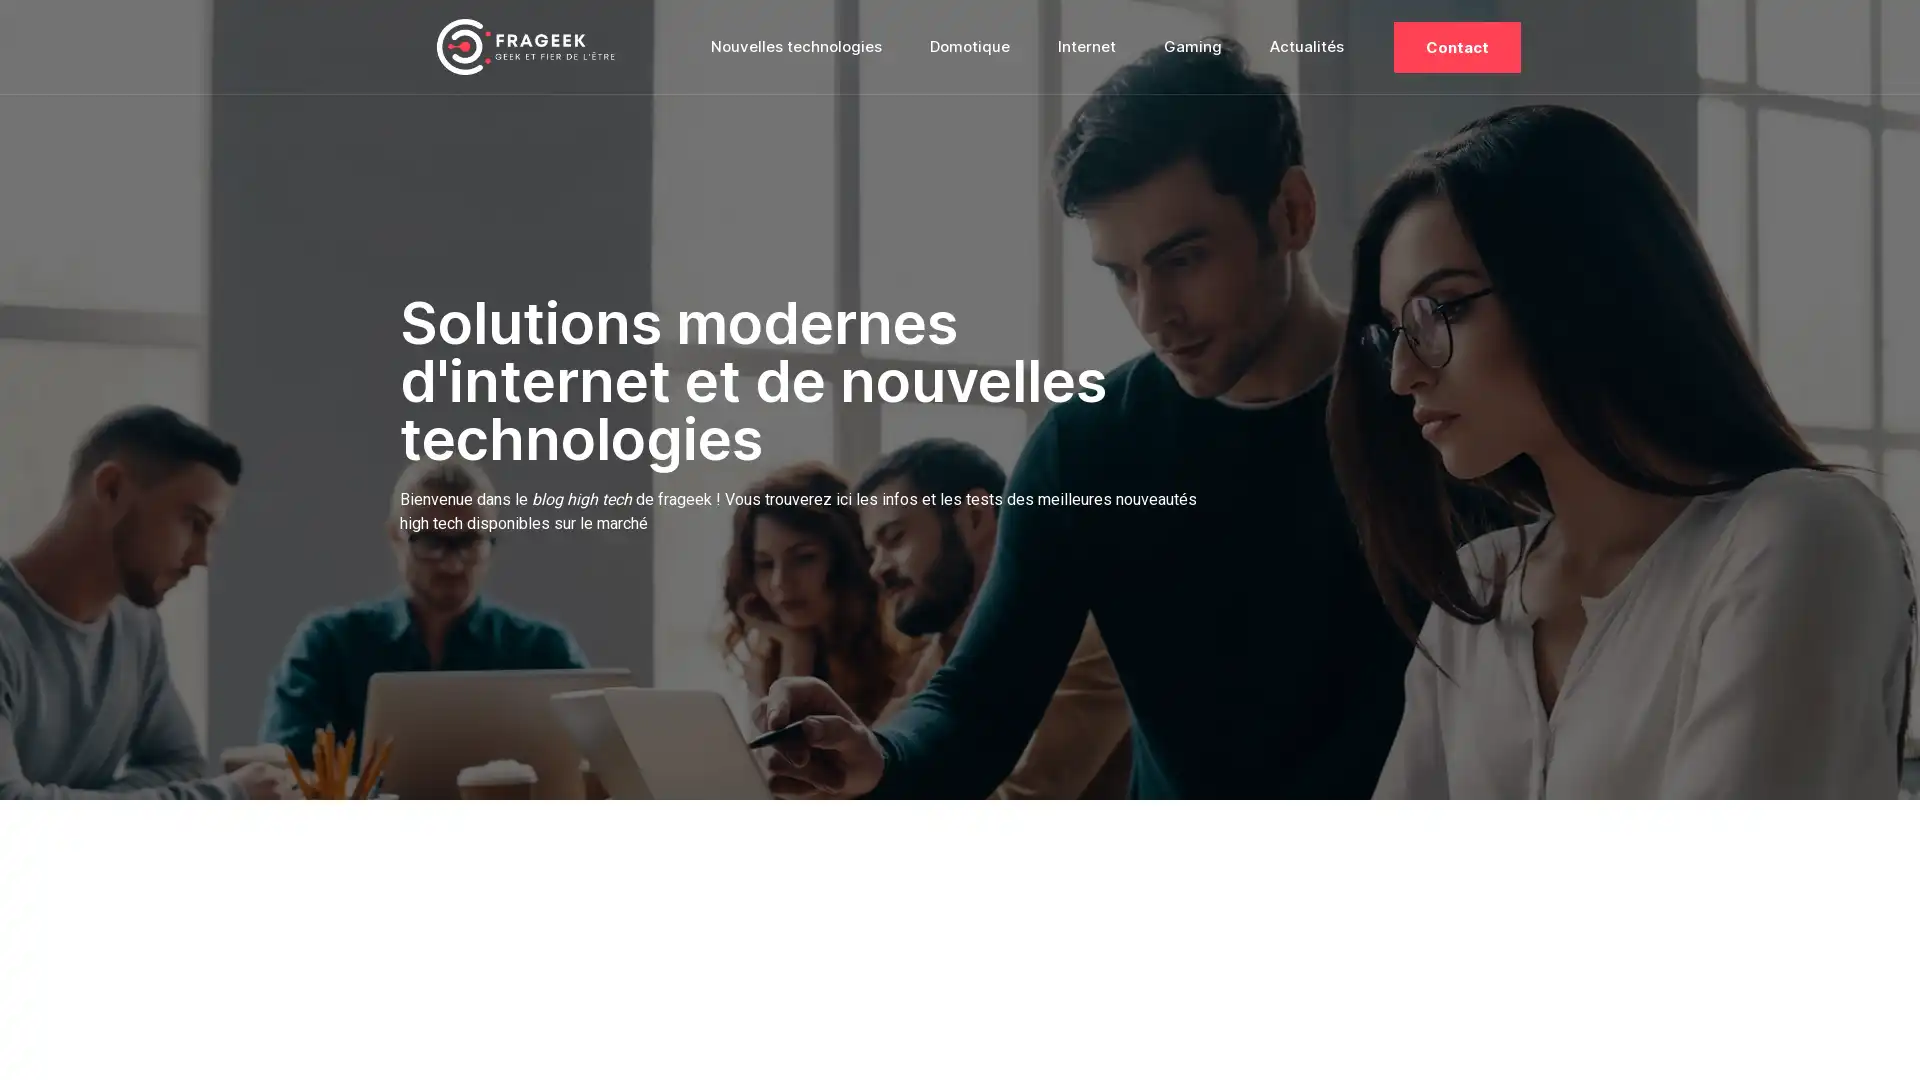  I want to click on Contact, so click(1457, 45).